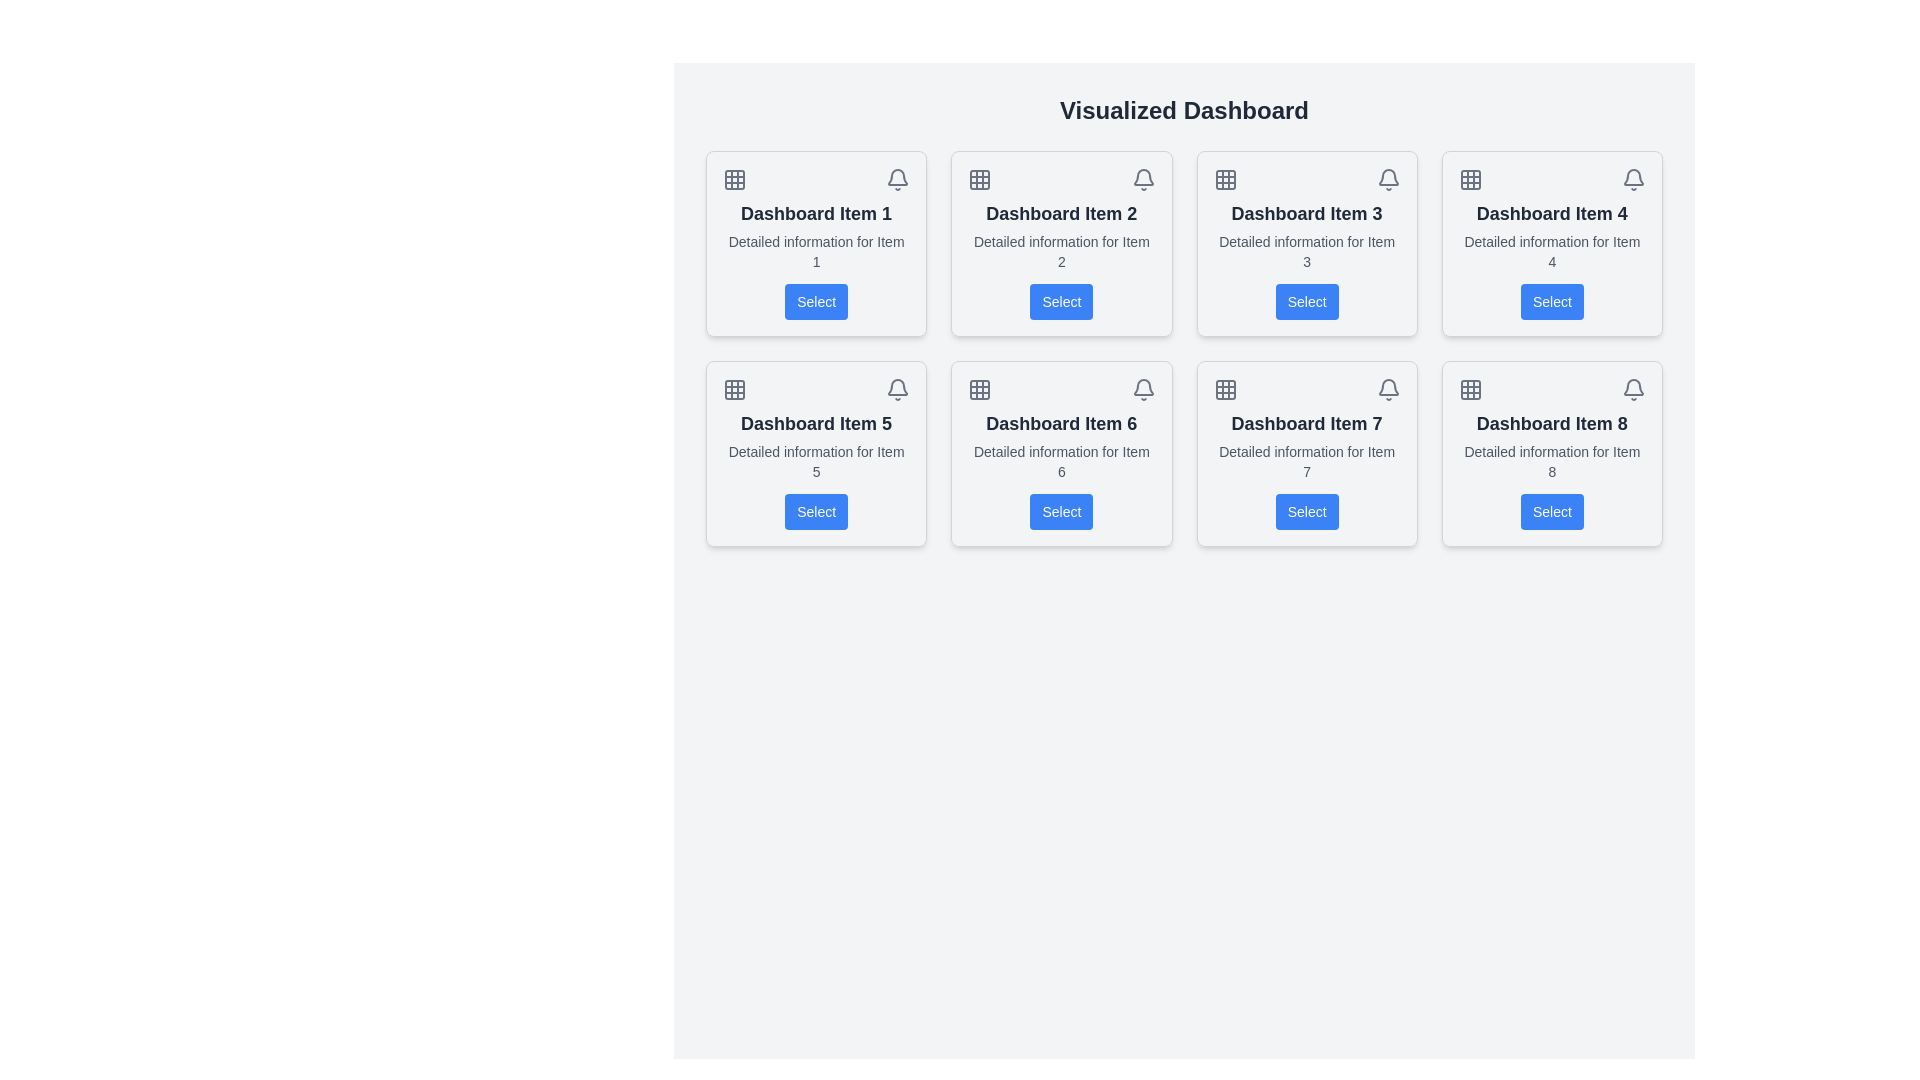 The width and height of the screenshot is (1920, 1080). Describe the element at coordinates (1060, 511) in the screenshot. I see `the button located at the bottom of the card labeled 'Dashboard Item 6'` at that location.